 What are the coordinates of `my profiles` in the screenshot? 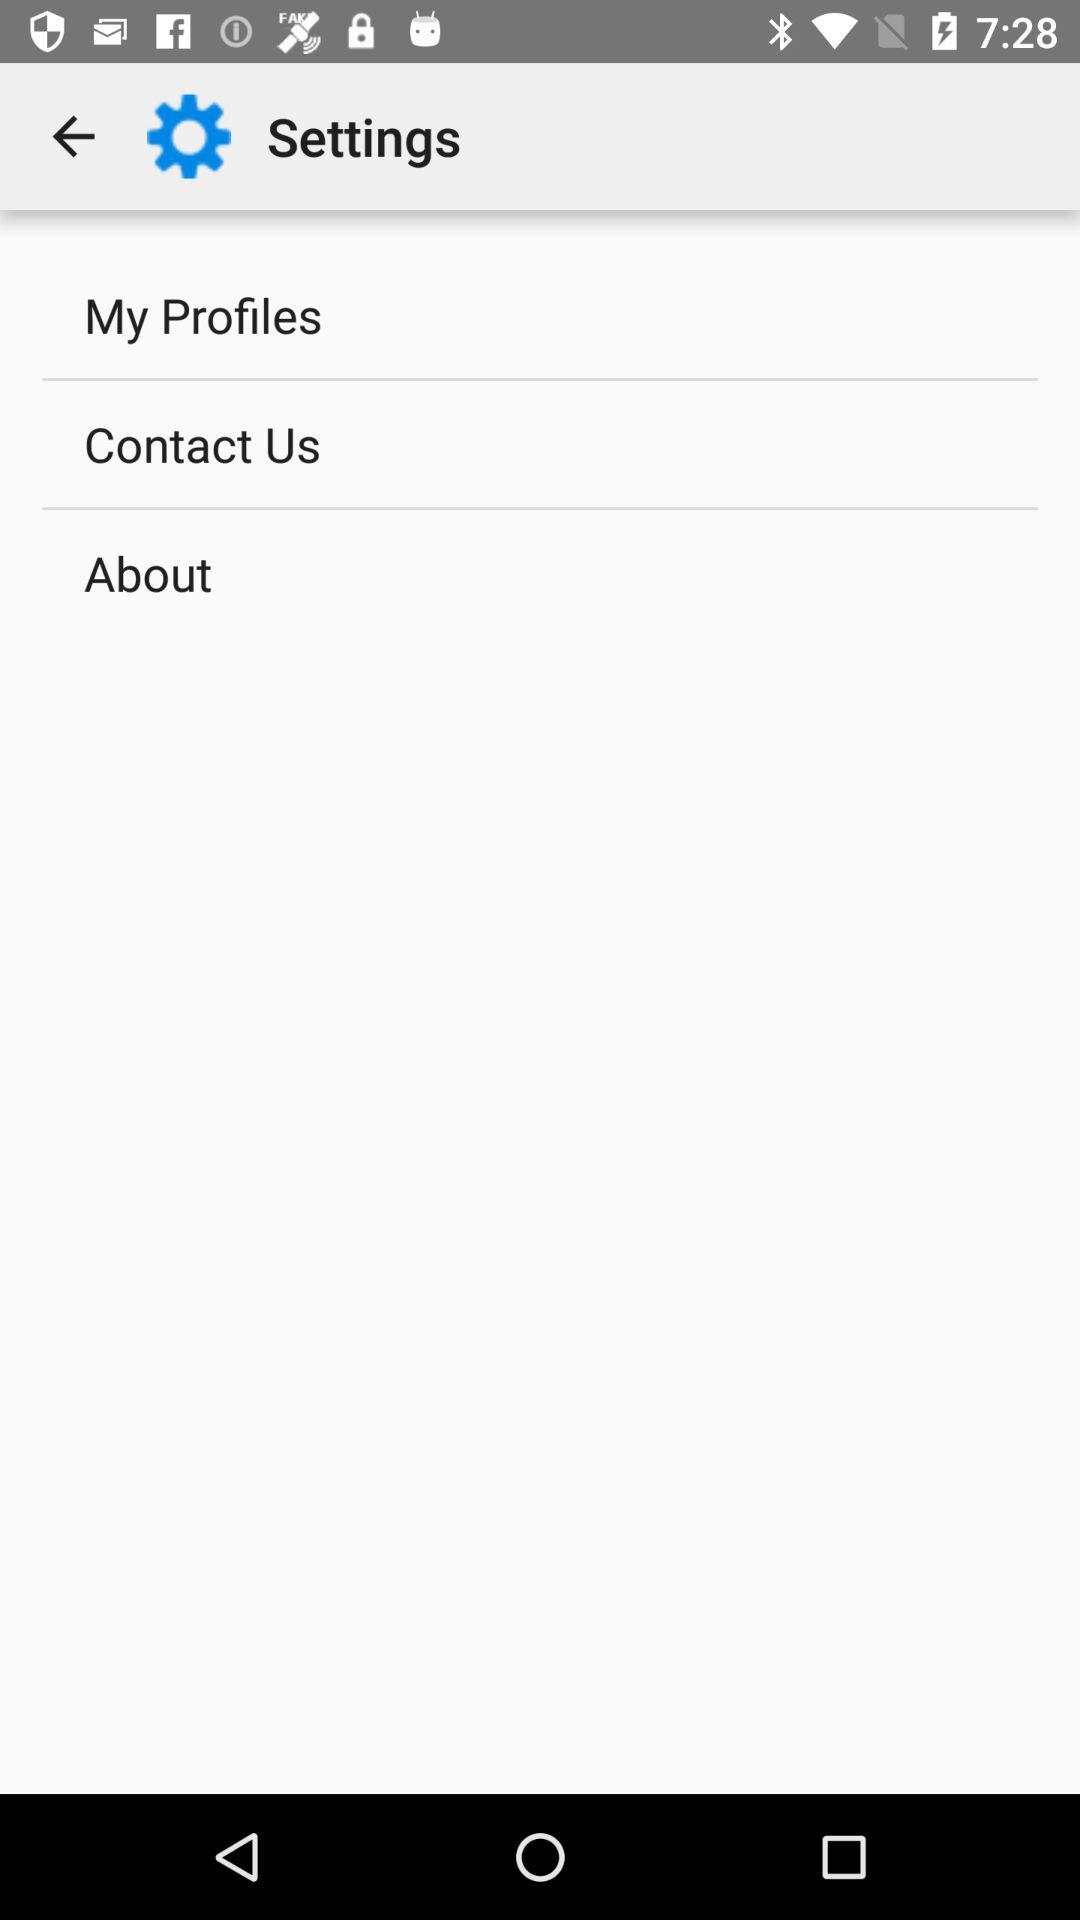 It's located at (540, 314).